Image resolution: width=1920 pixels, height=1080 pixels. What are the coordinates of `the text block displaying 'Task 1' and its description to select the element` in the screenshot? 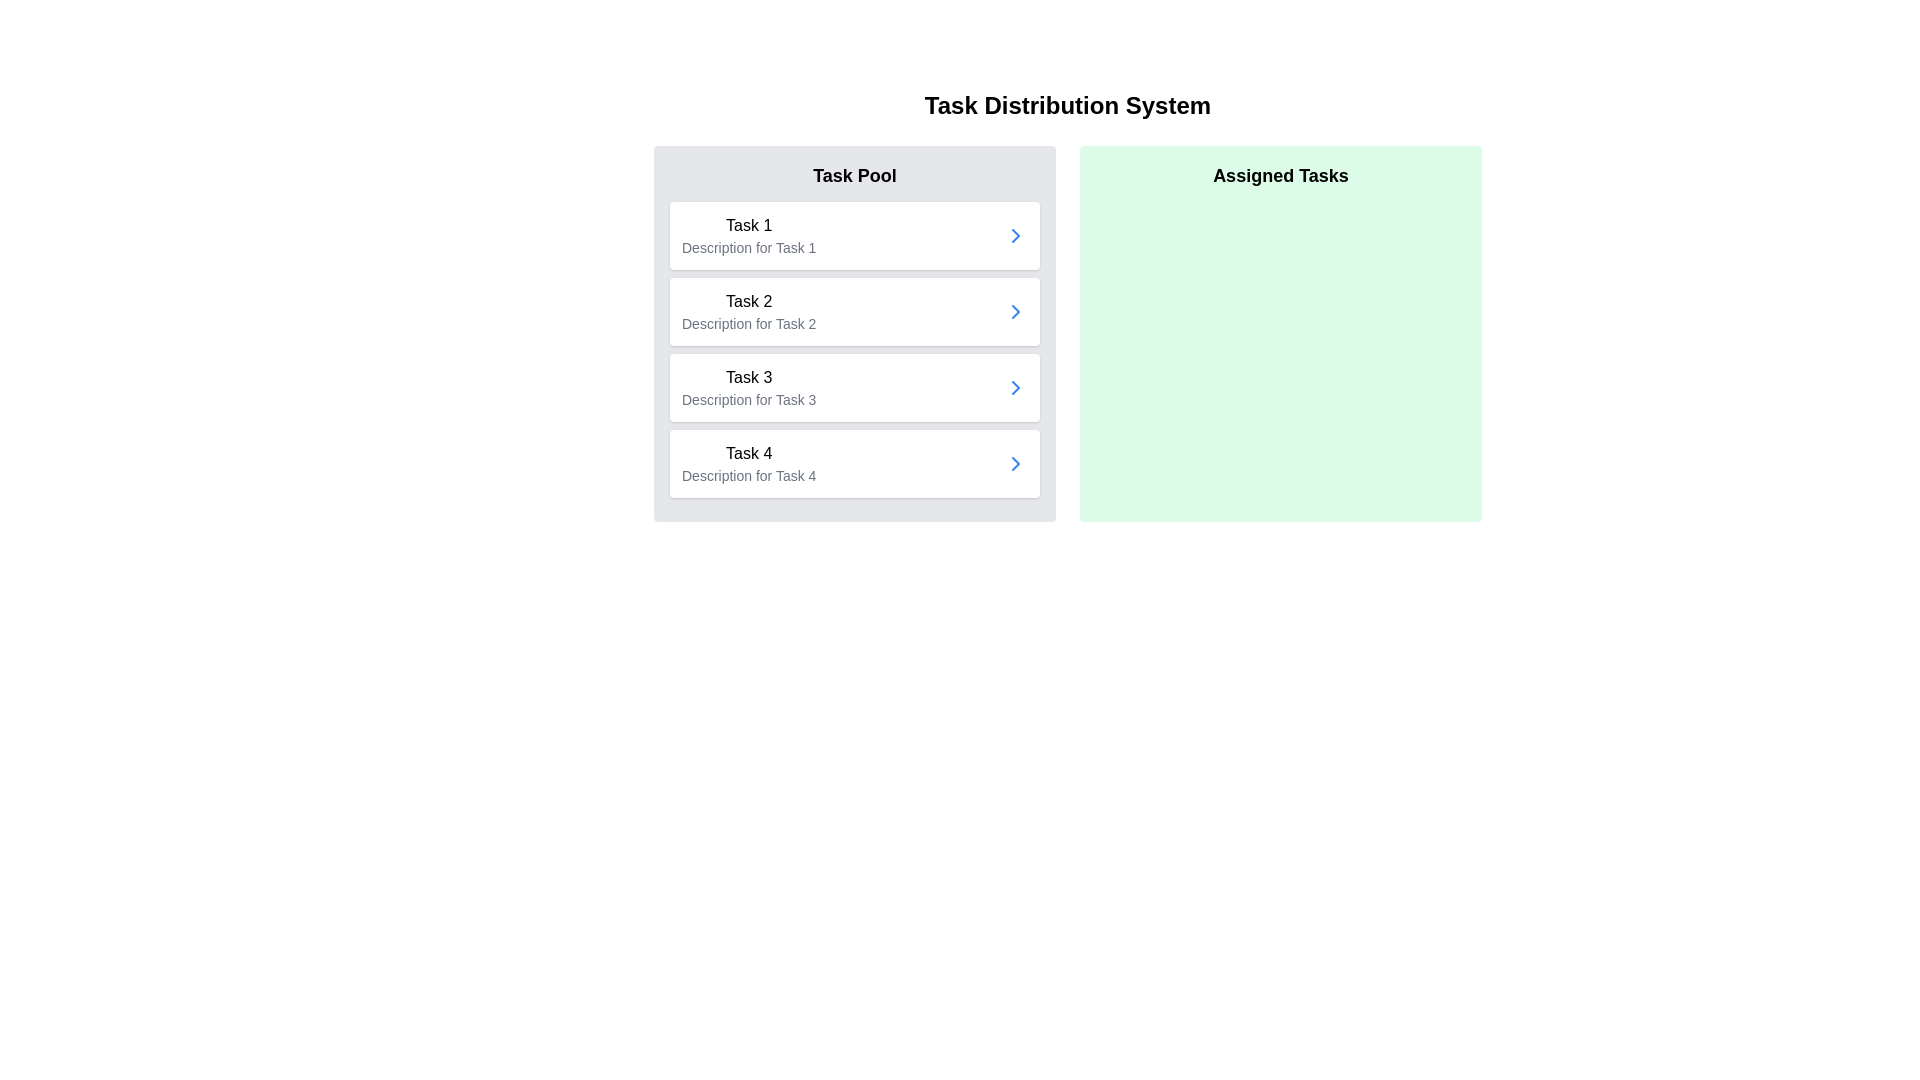 It's located at (748, 234).